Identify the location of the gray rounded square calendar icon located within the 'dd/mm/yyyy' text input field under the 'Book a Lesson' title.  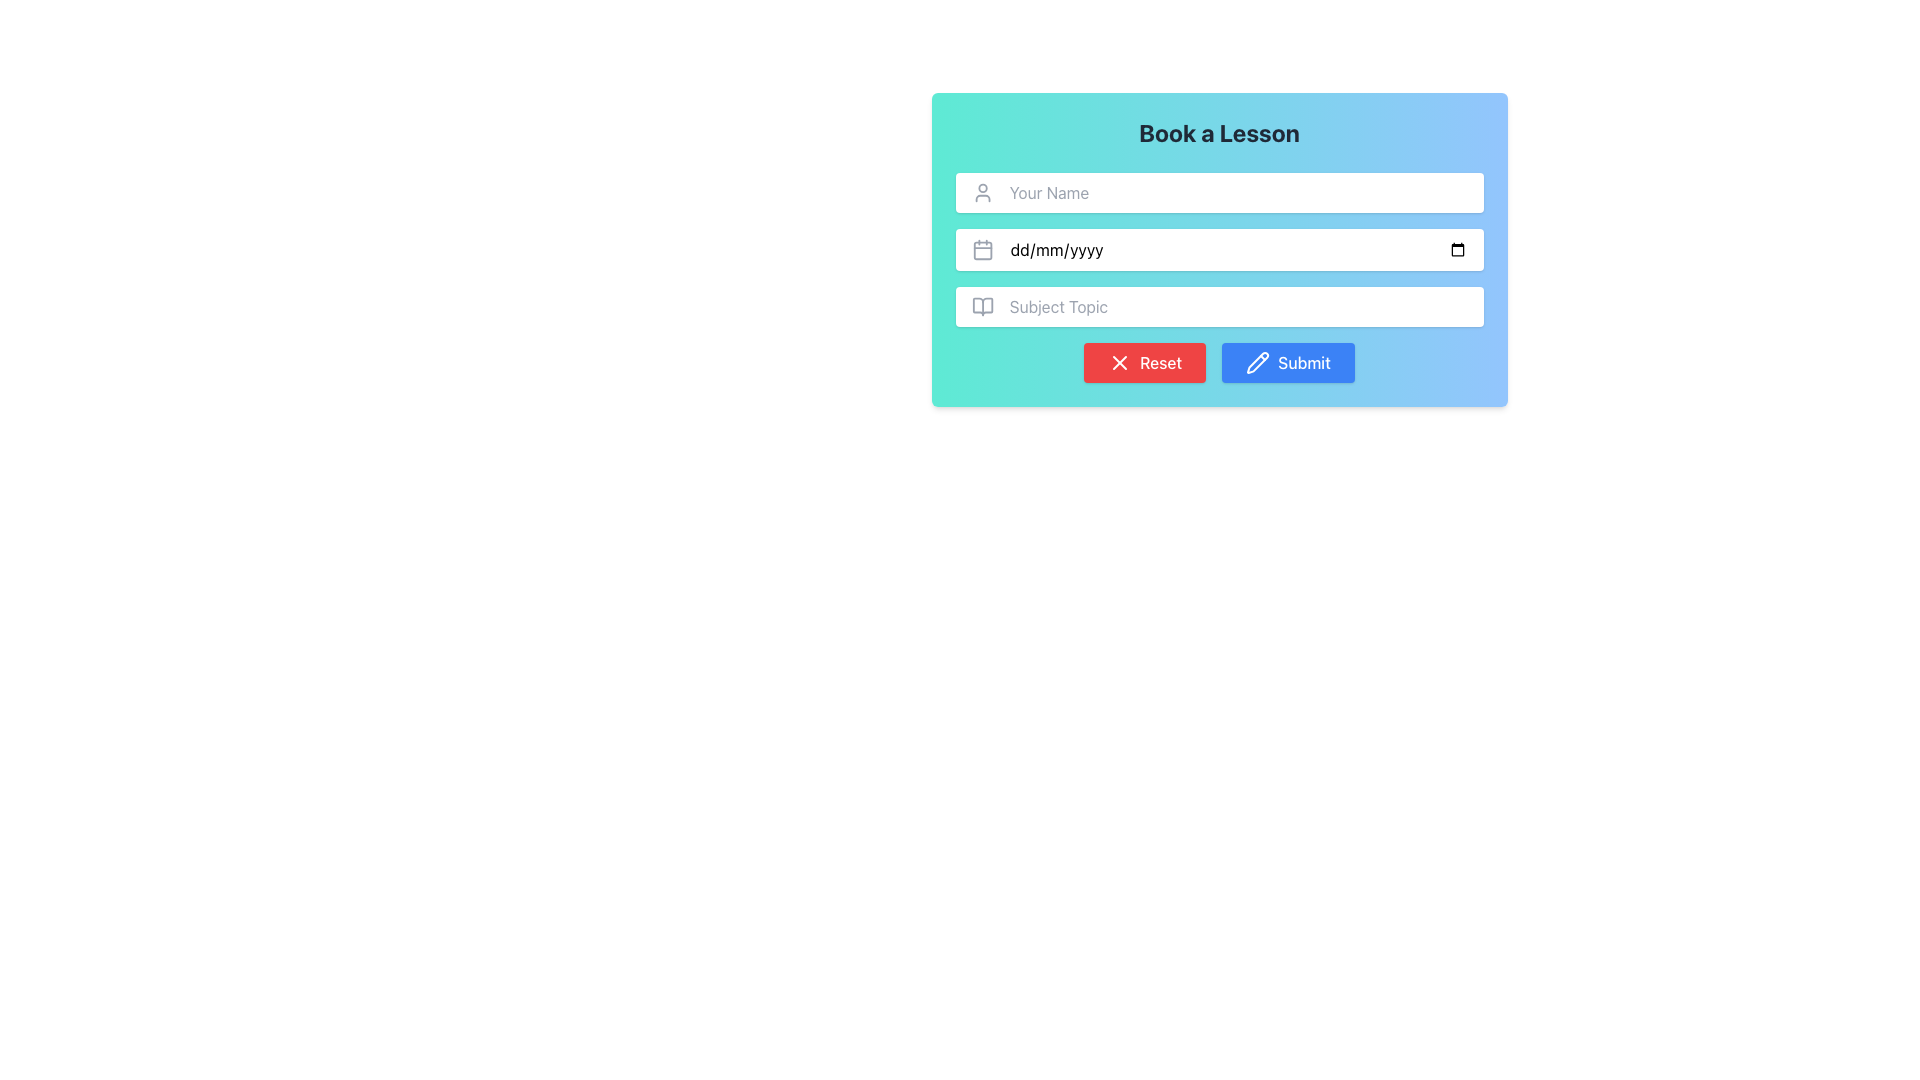
(982, 249).